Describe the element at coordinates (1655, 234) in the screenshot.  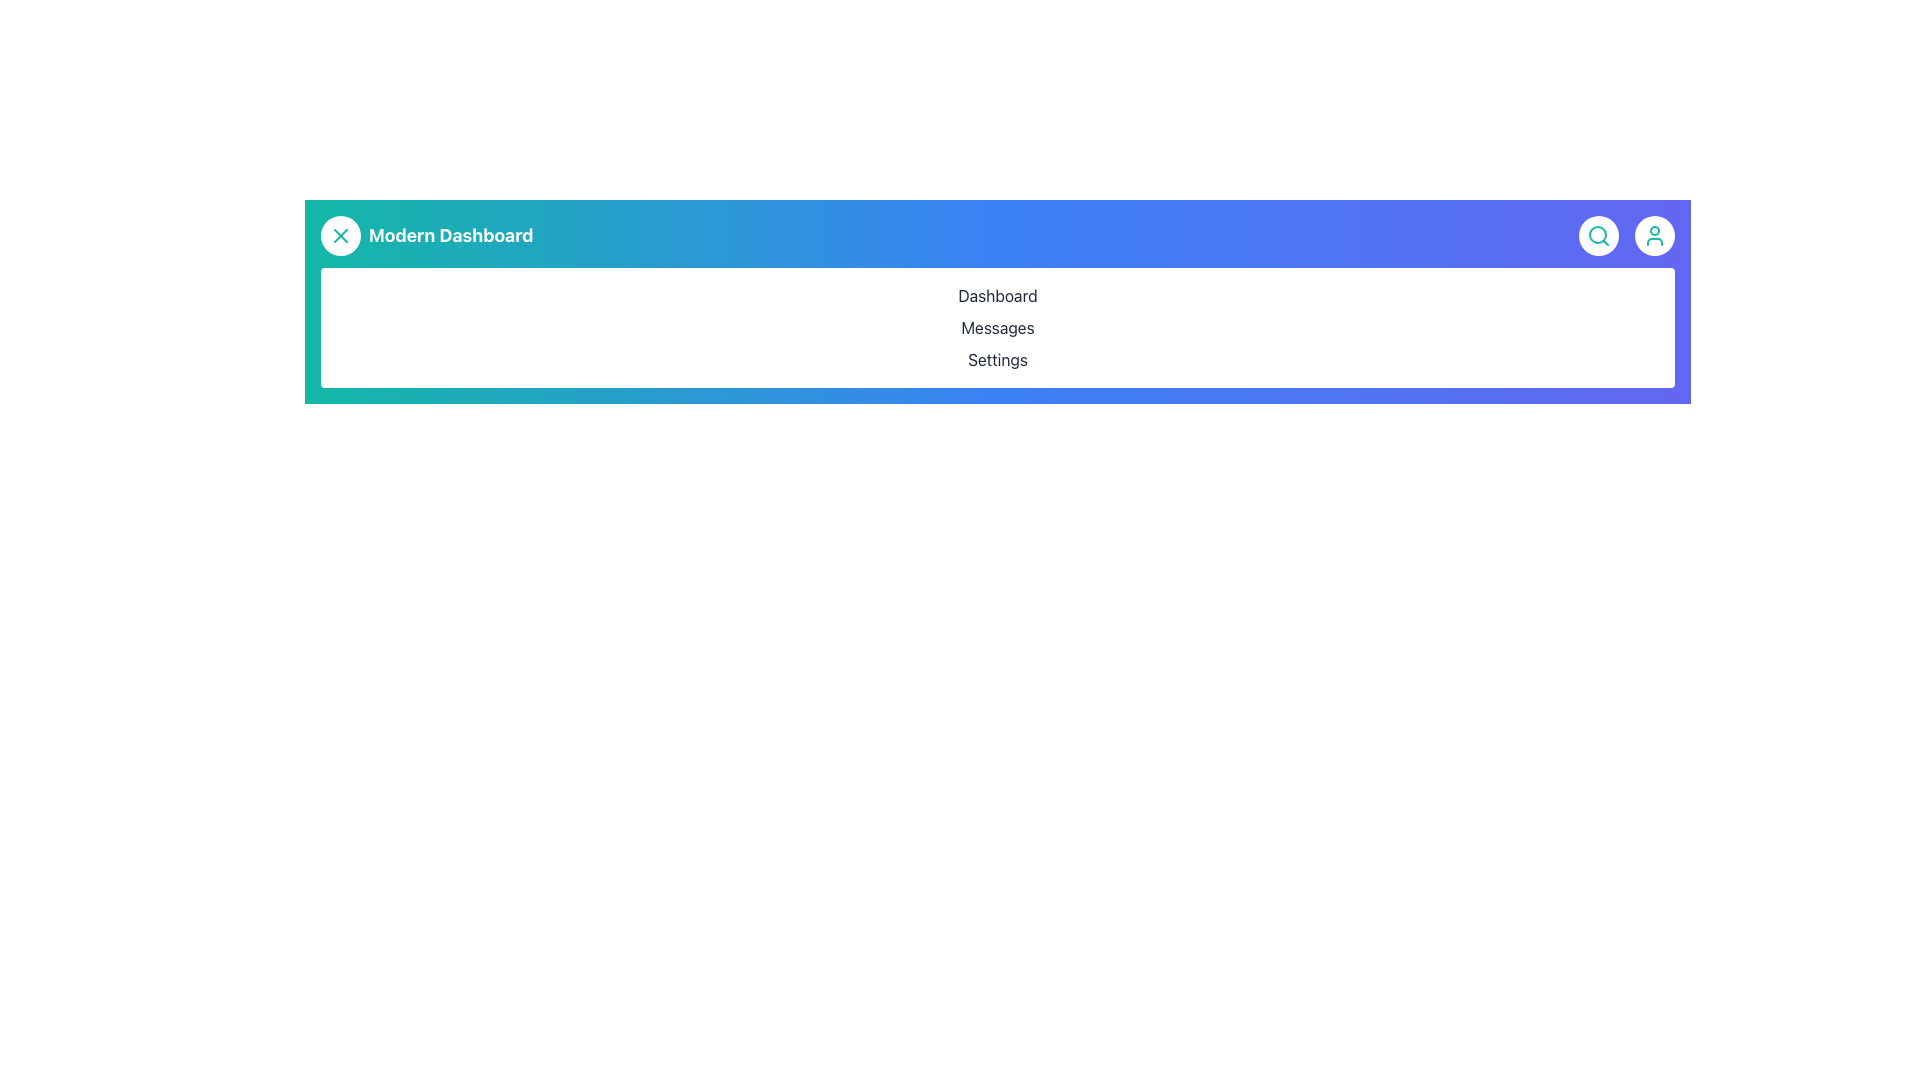
I see `the circular icon button with a teal user silhouette` at that location.